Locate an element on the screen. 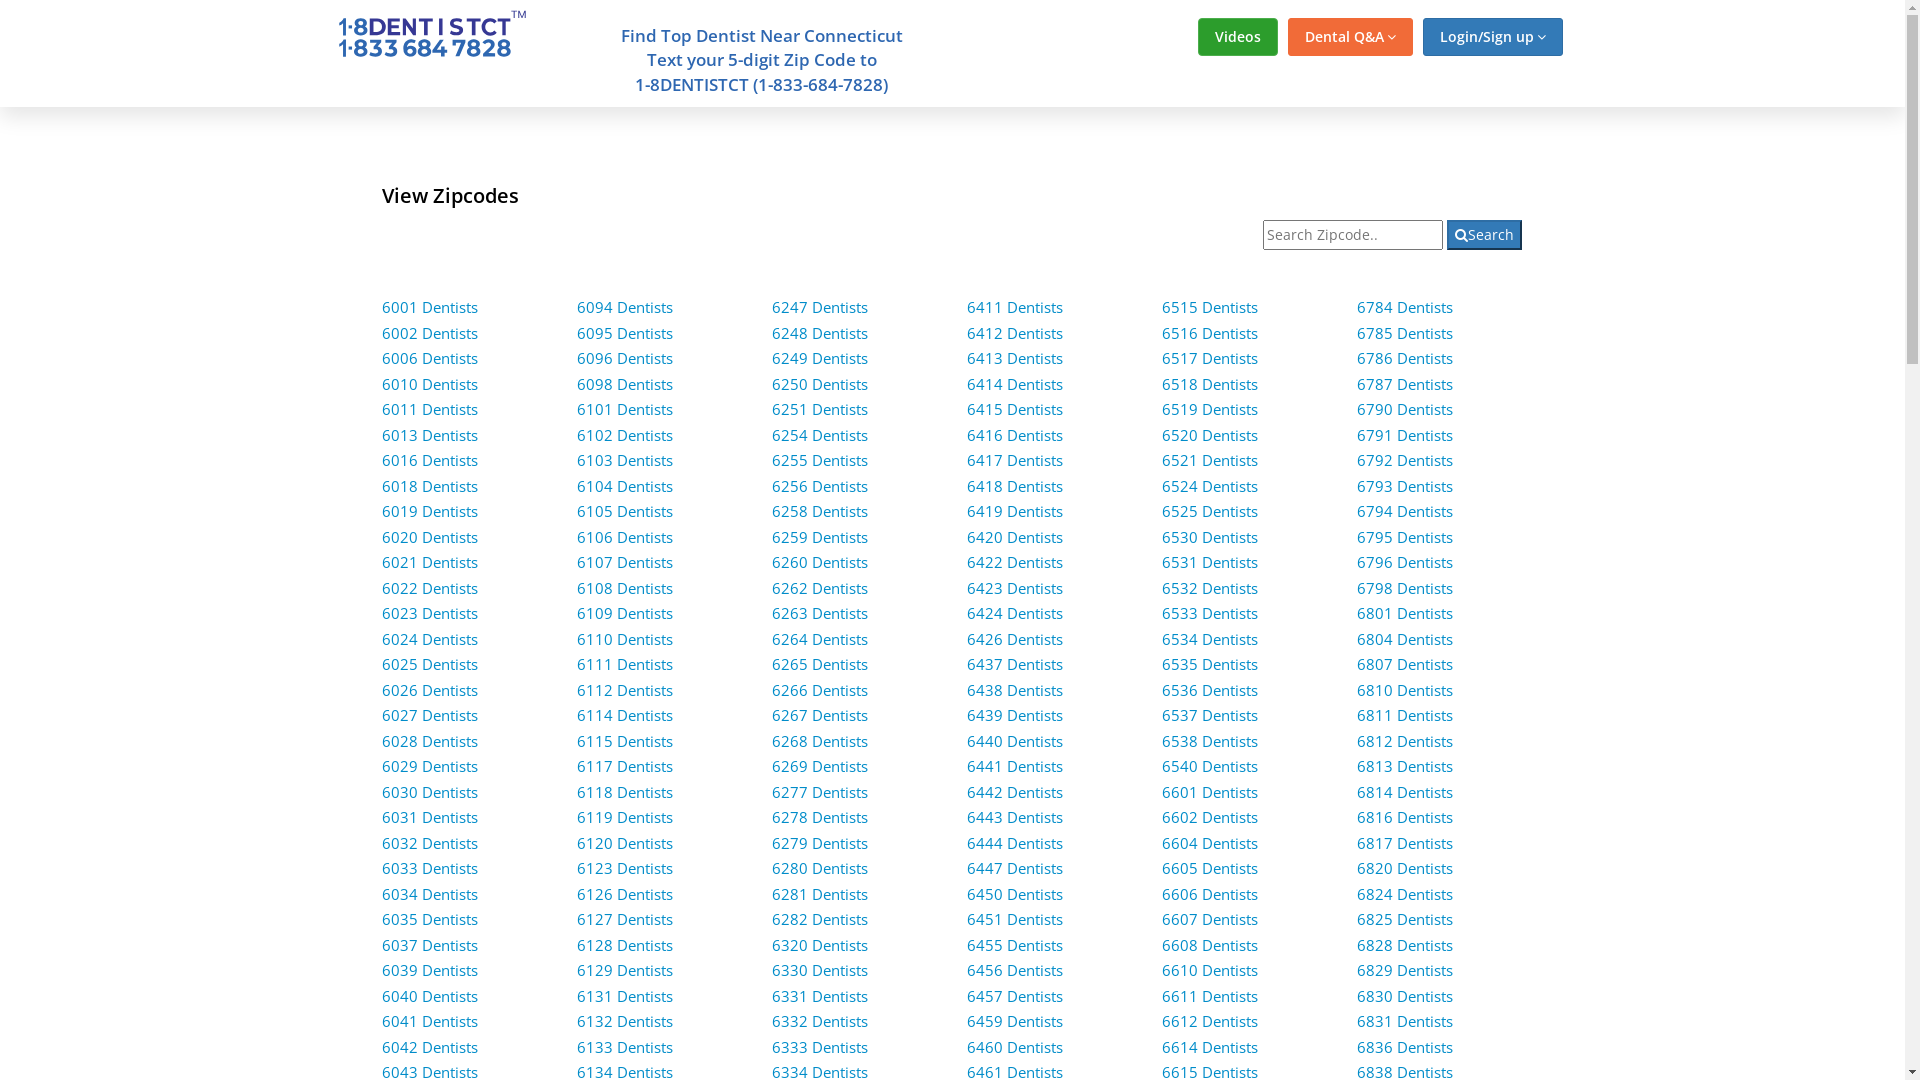 This screenshot has height=1080, width=1920. '6413 Dentists' is located at coordinates (1014, 357).